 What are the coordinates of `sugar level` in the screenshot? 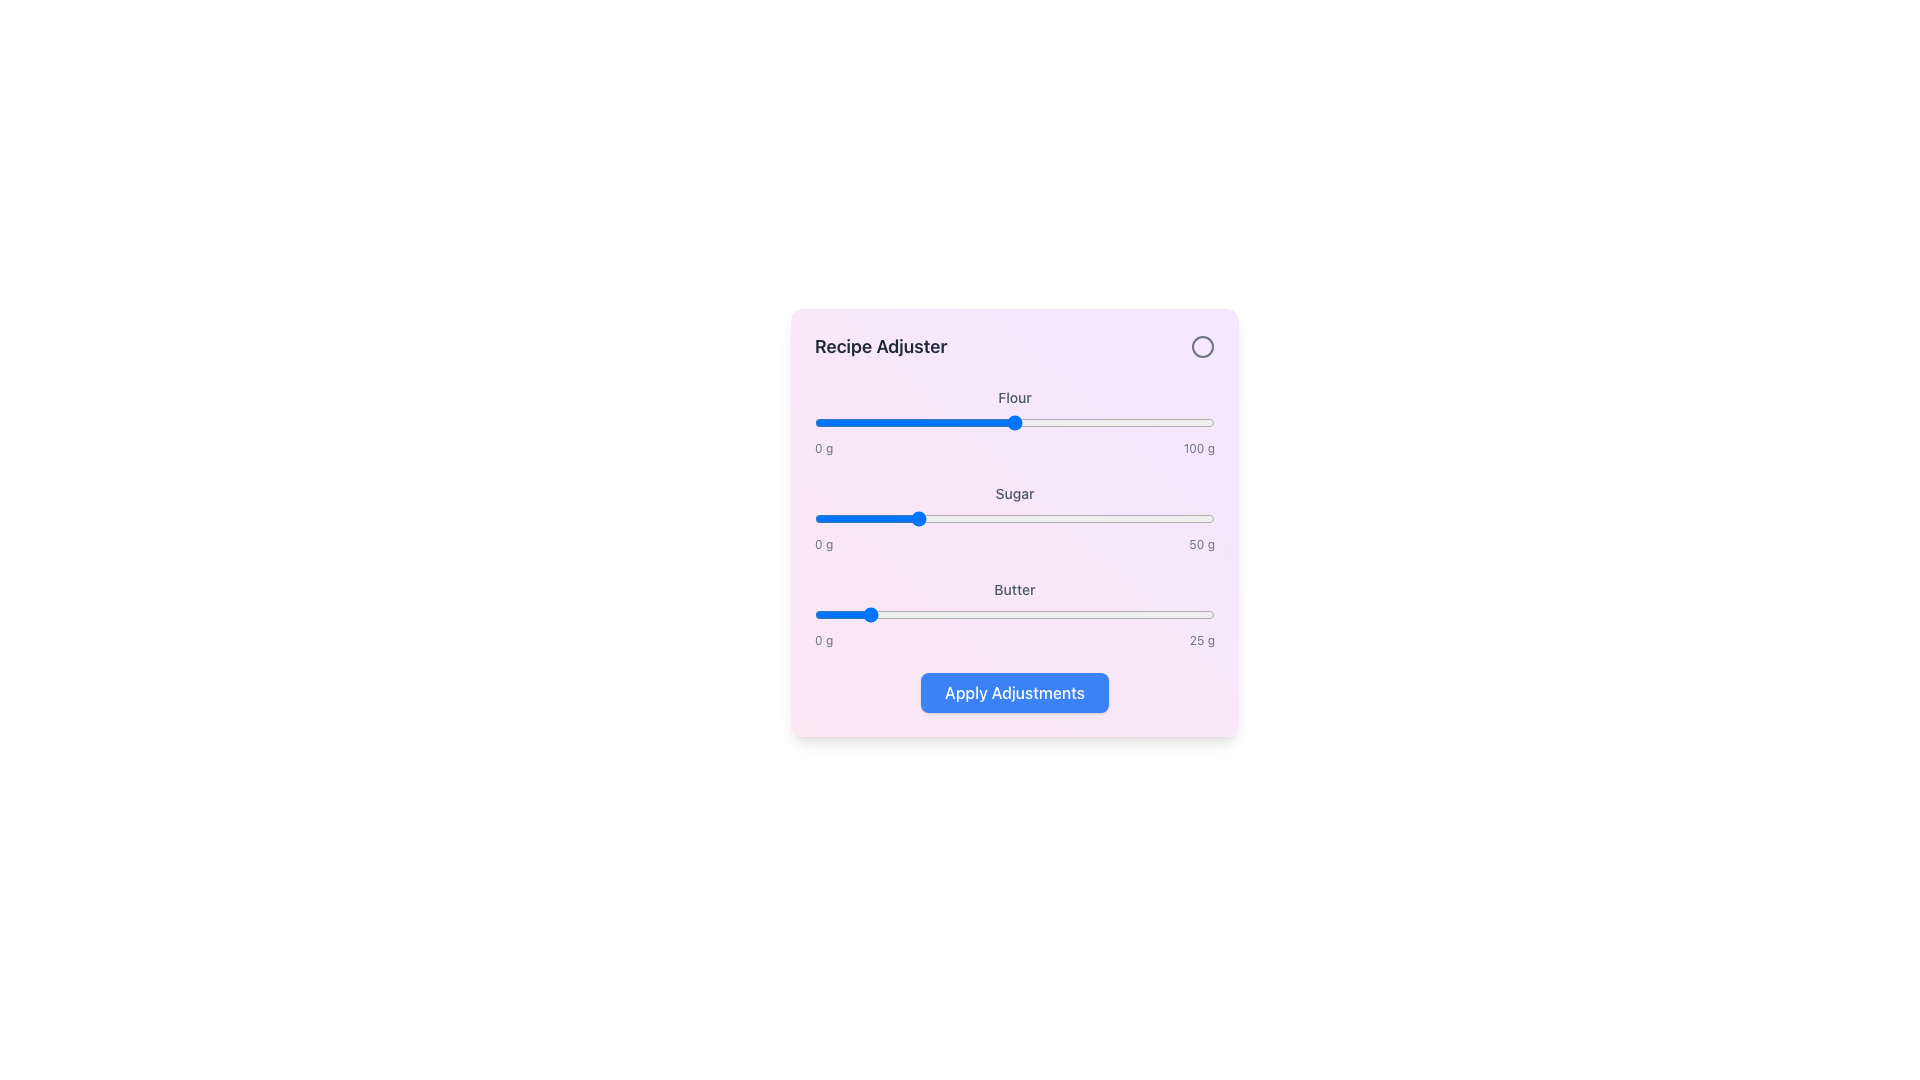 It's located at (1014, 518).